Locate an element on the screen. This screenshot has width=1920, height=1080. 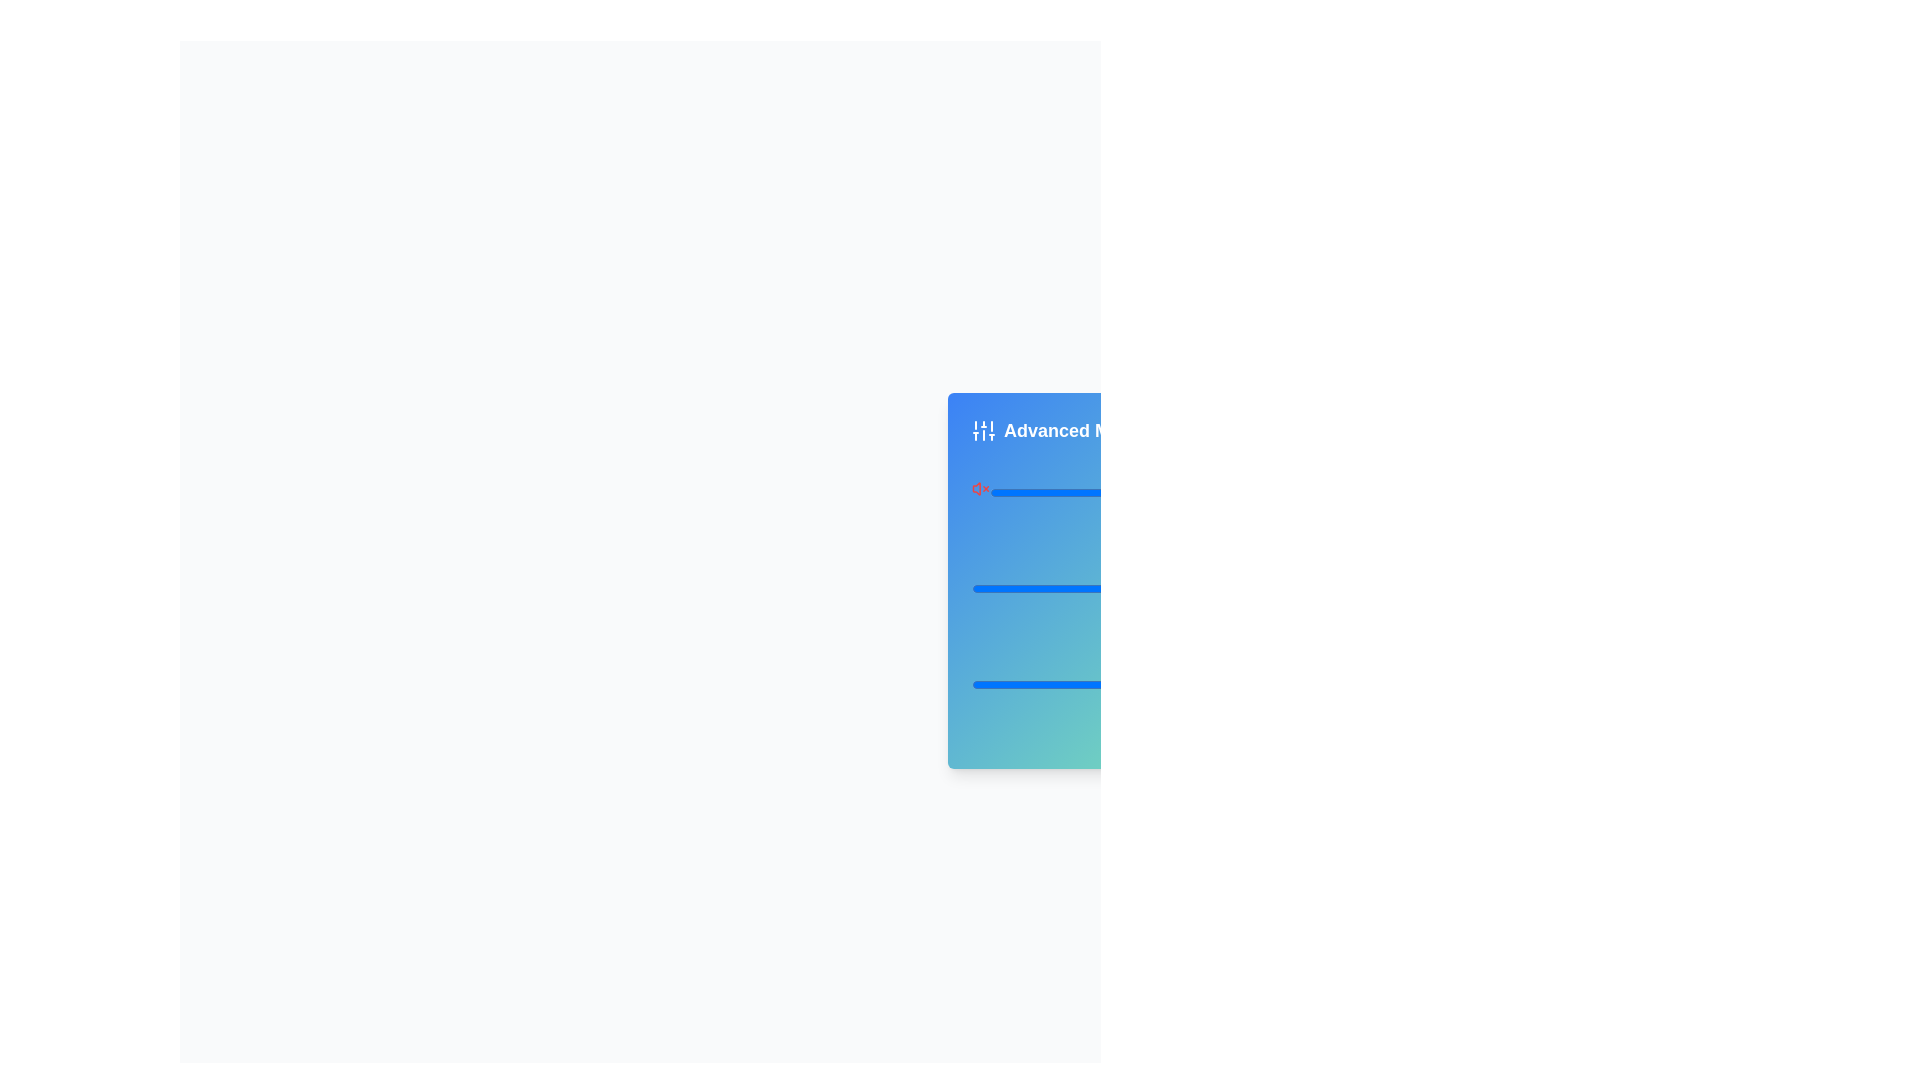
slider value is located at coordinates (1045, 684).